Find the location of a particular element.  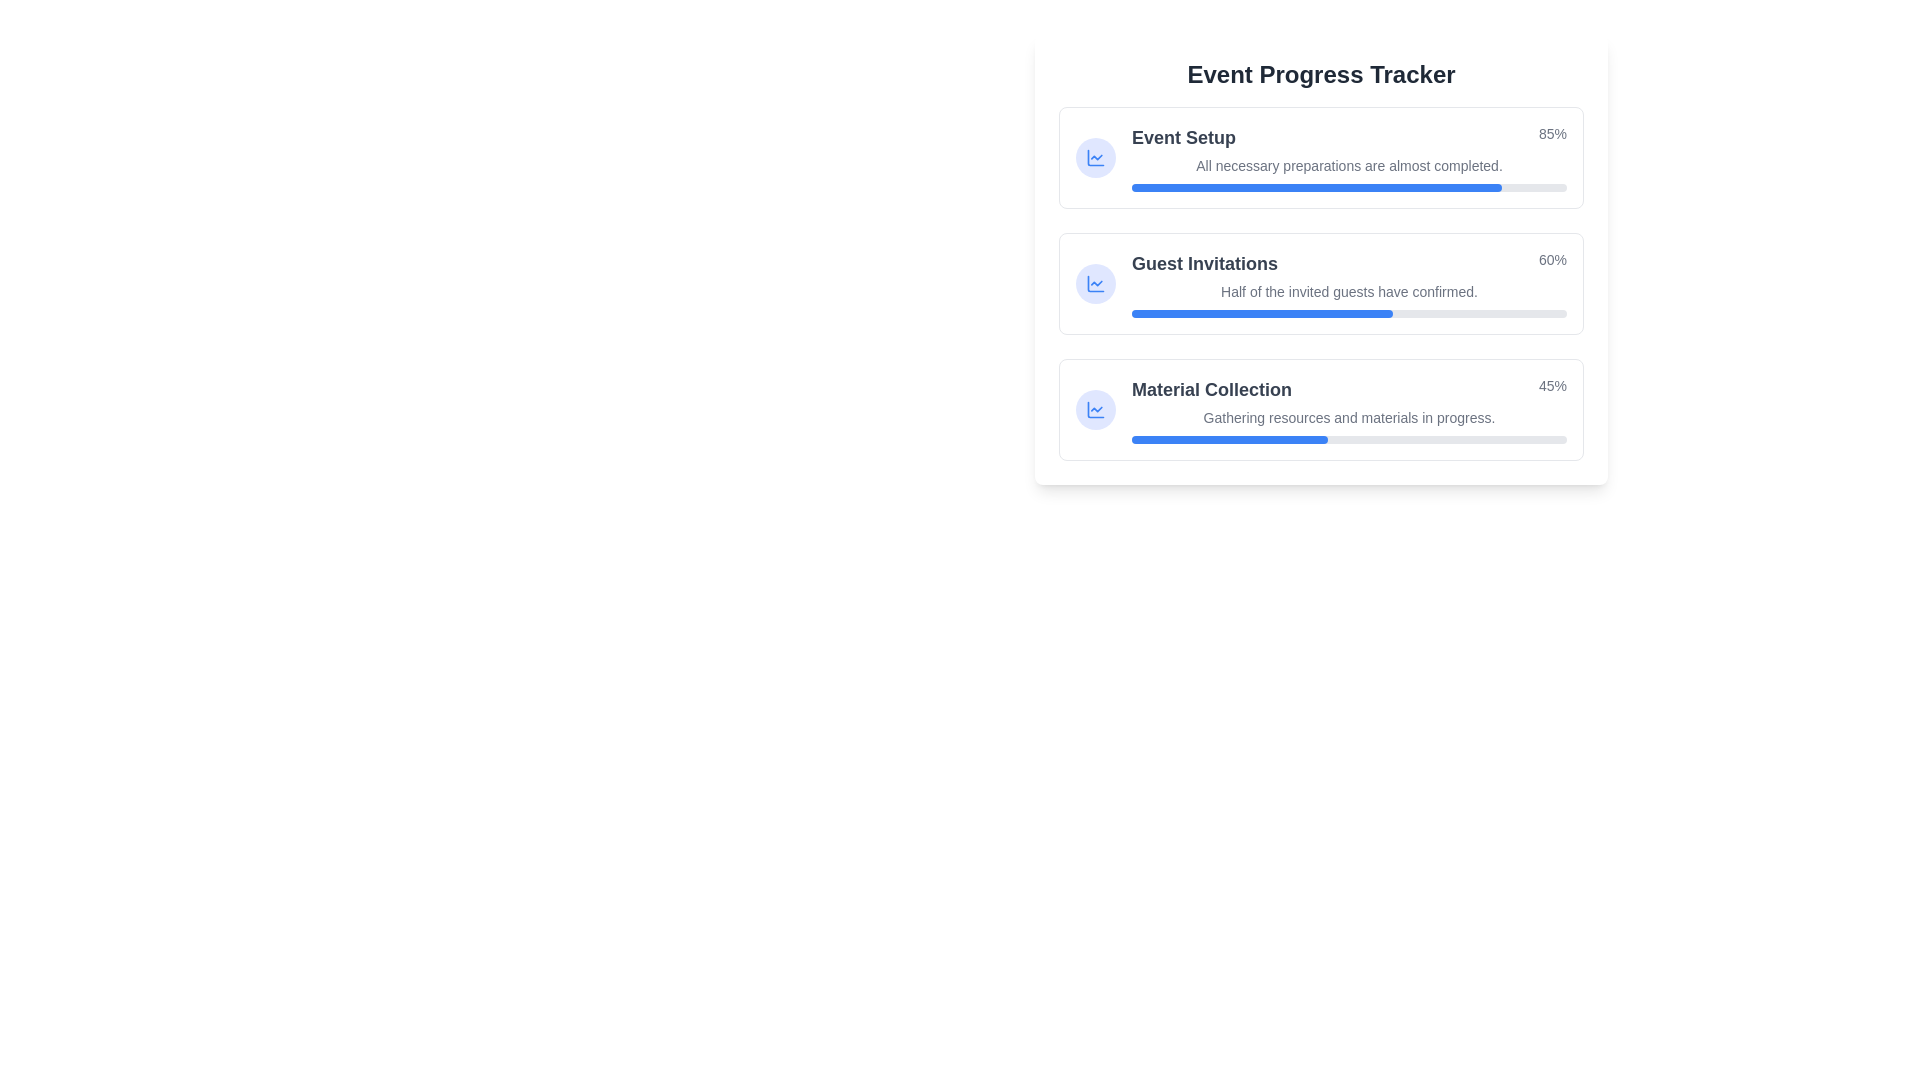

the progress of the bar is located at coordinates (1248, 188).